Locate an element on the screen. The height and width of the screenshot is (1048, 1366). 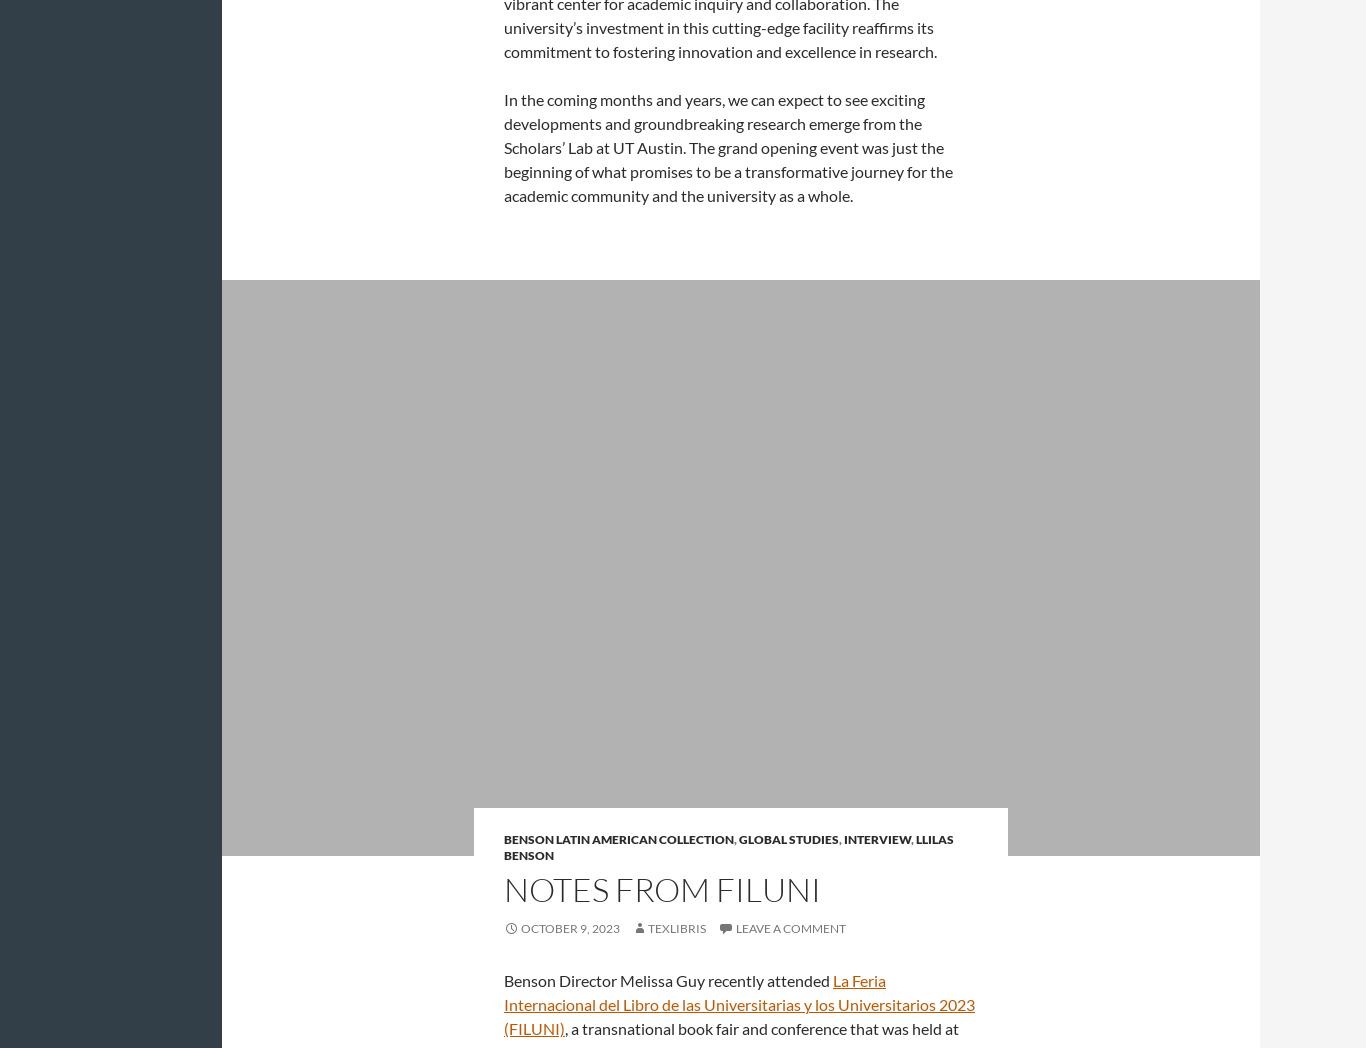
'Benson Director Melissa Guy recently attended' is located at coordinates (667, 979).